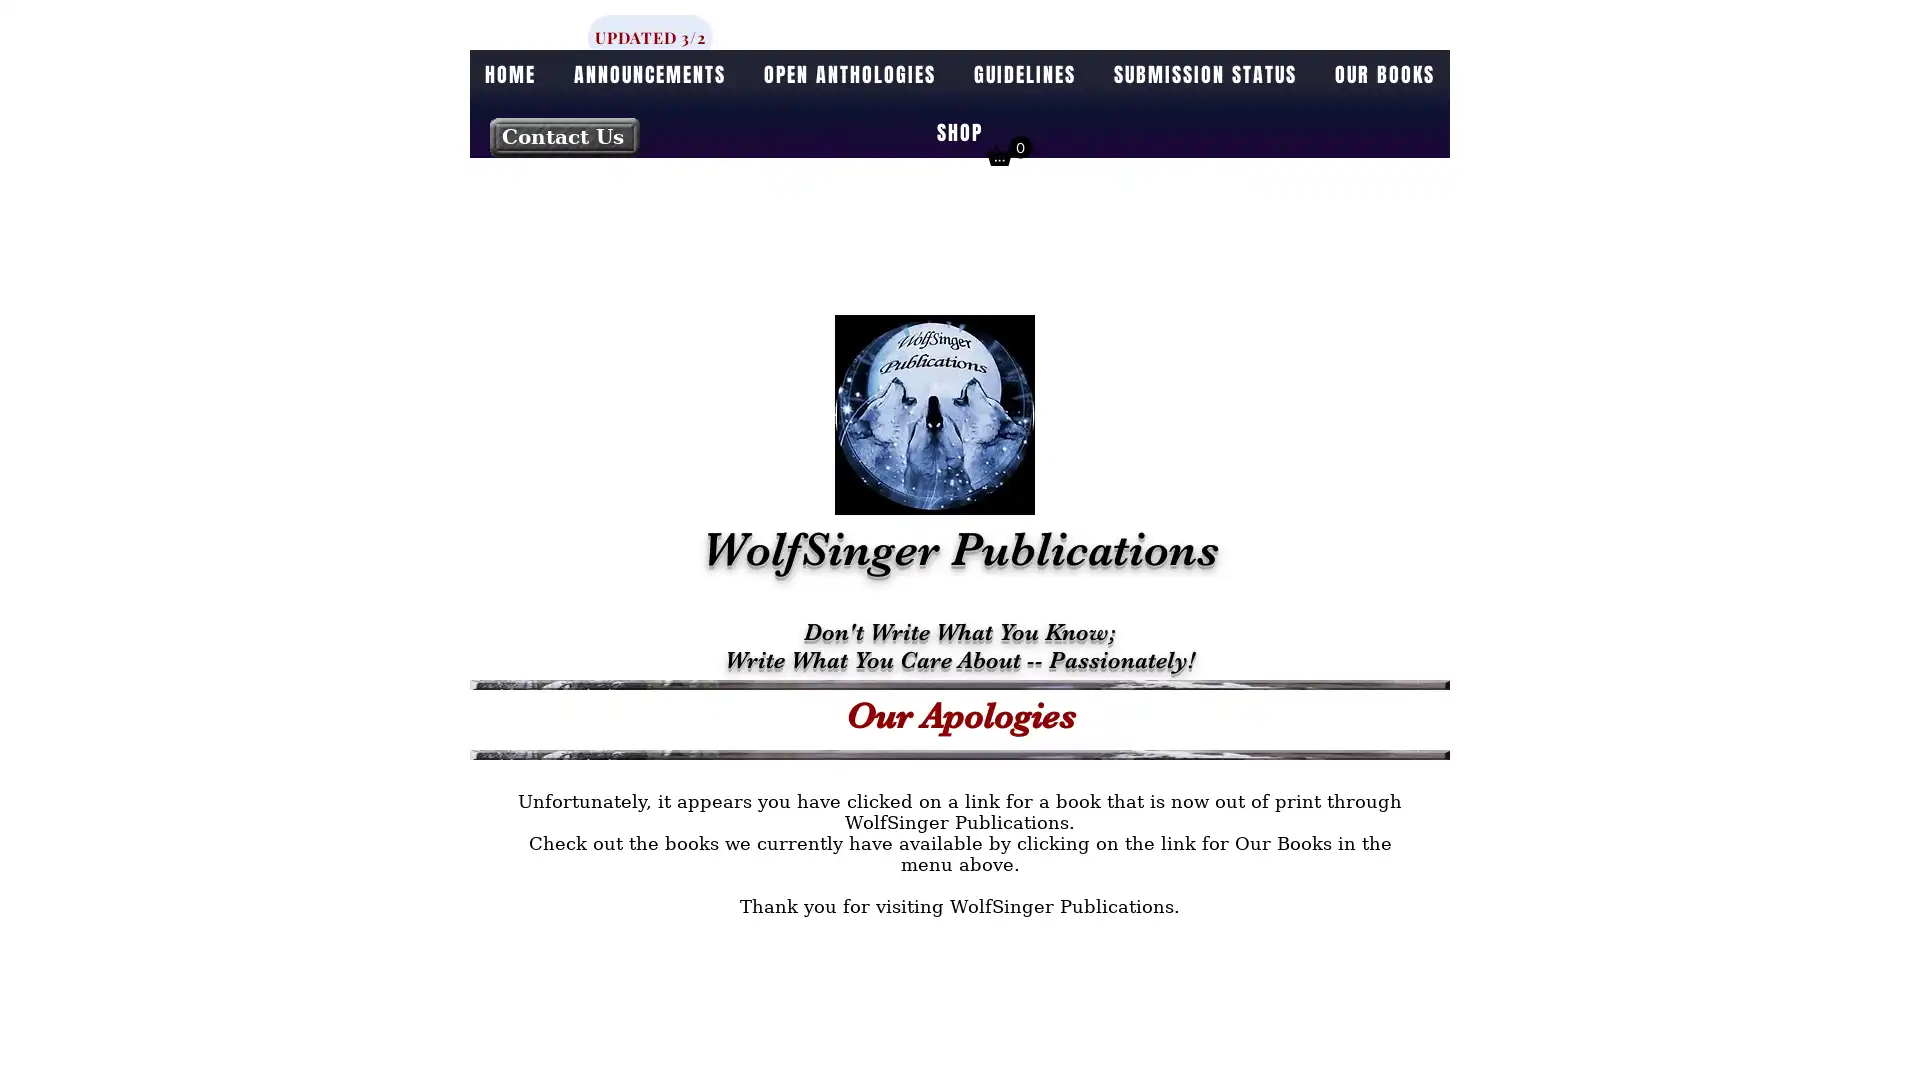 The width and height of the screenshot is (1920, 1080). What do you see at coordinates (1009, 149) in the screenshot?
I see `Cart with 0 items` at bounding box center [1009, 149].